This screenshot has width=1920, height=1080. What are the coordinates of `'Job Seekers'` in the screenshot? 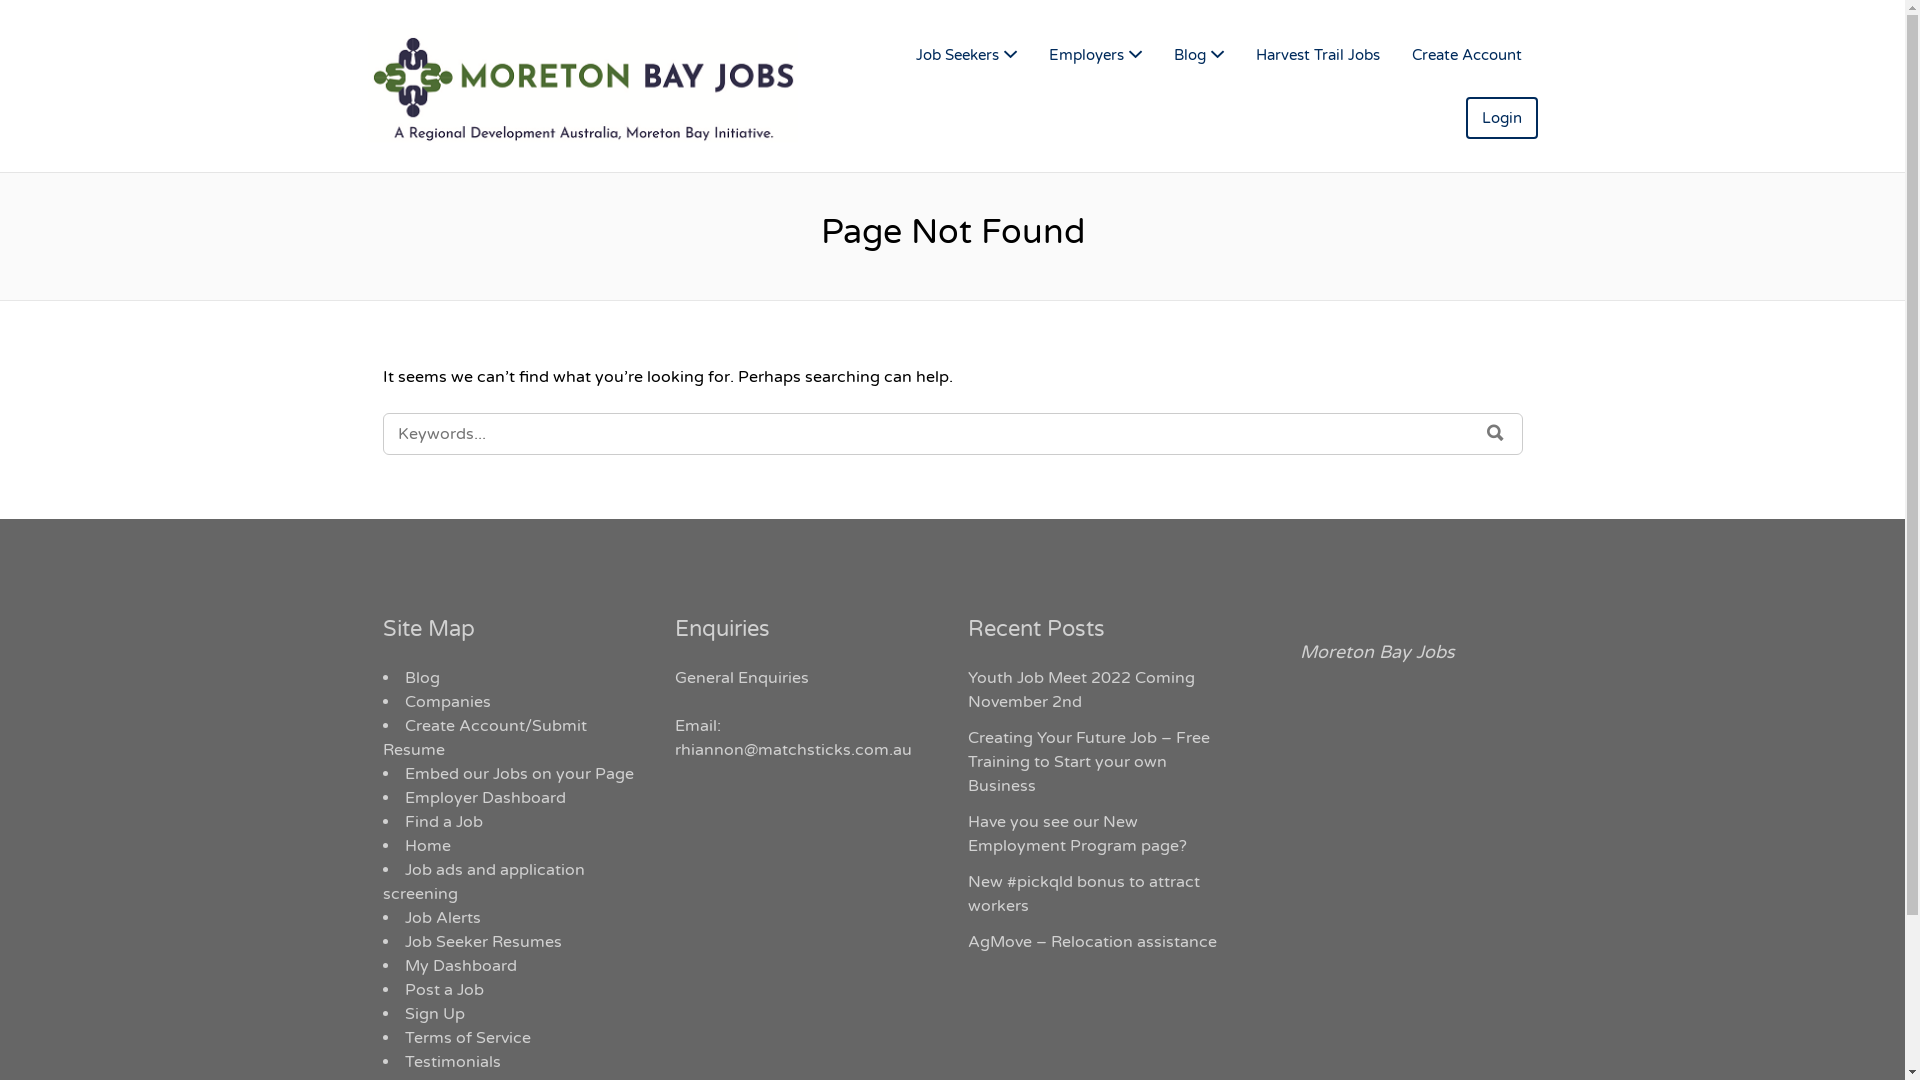 It's located at (966, 54).